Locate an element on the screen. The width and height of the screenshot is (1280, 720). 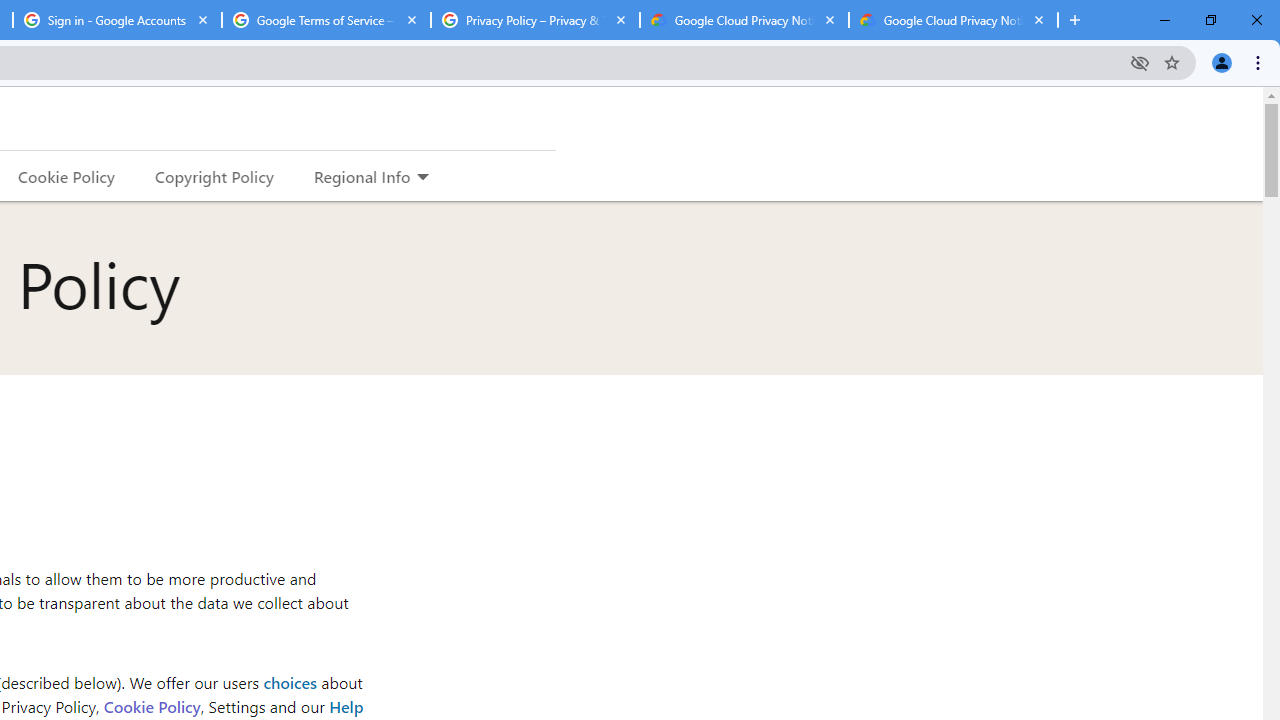
'choices' is located at coordinates (288, 681).